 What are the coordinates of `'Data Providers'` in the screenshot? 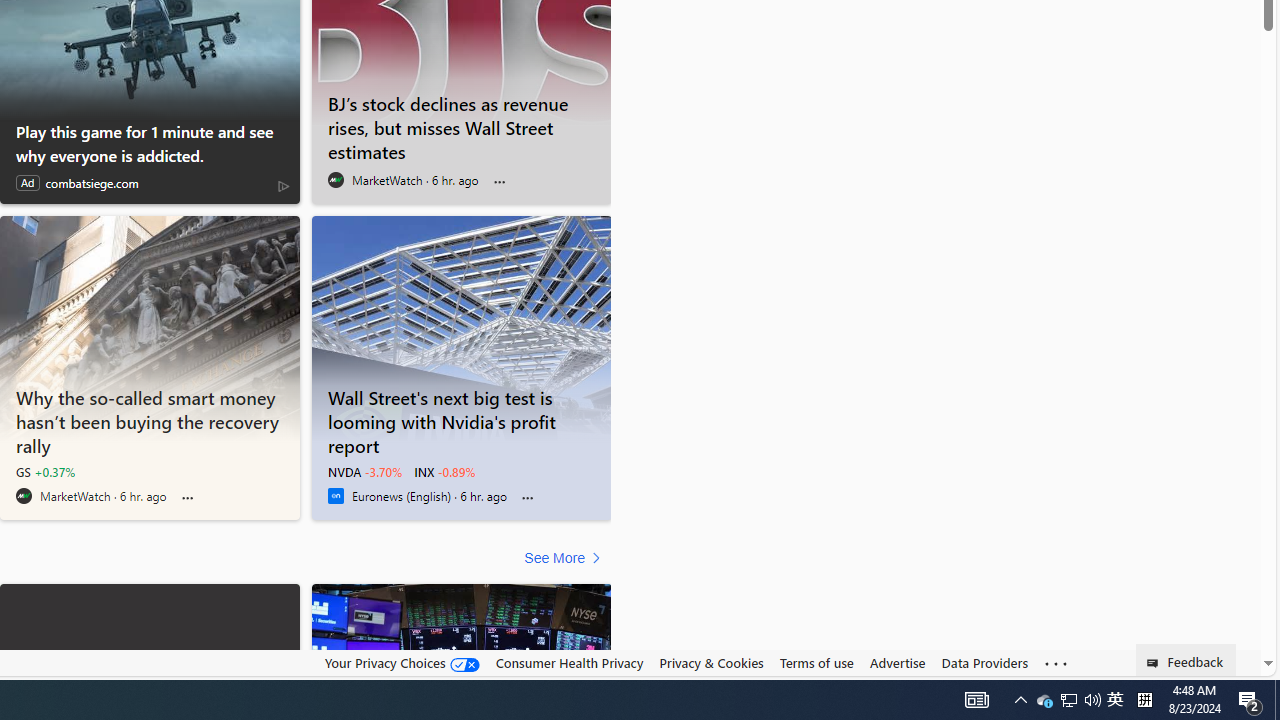 It's located at (984, 662).